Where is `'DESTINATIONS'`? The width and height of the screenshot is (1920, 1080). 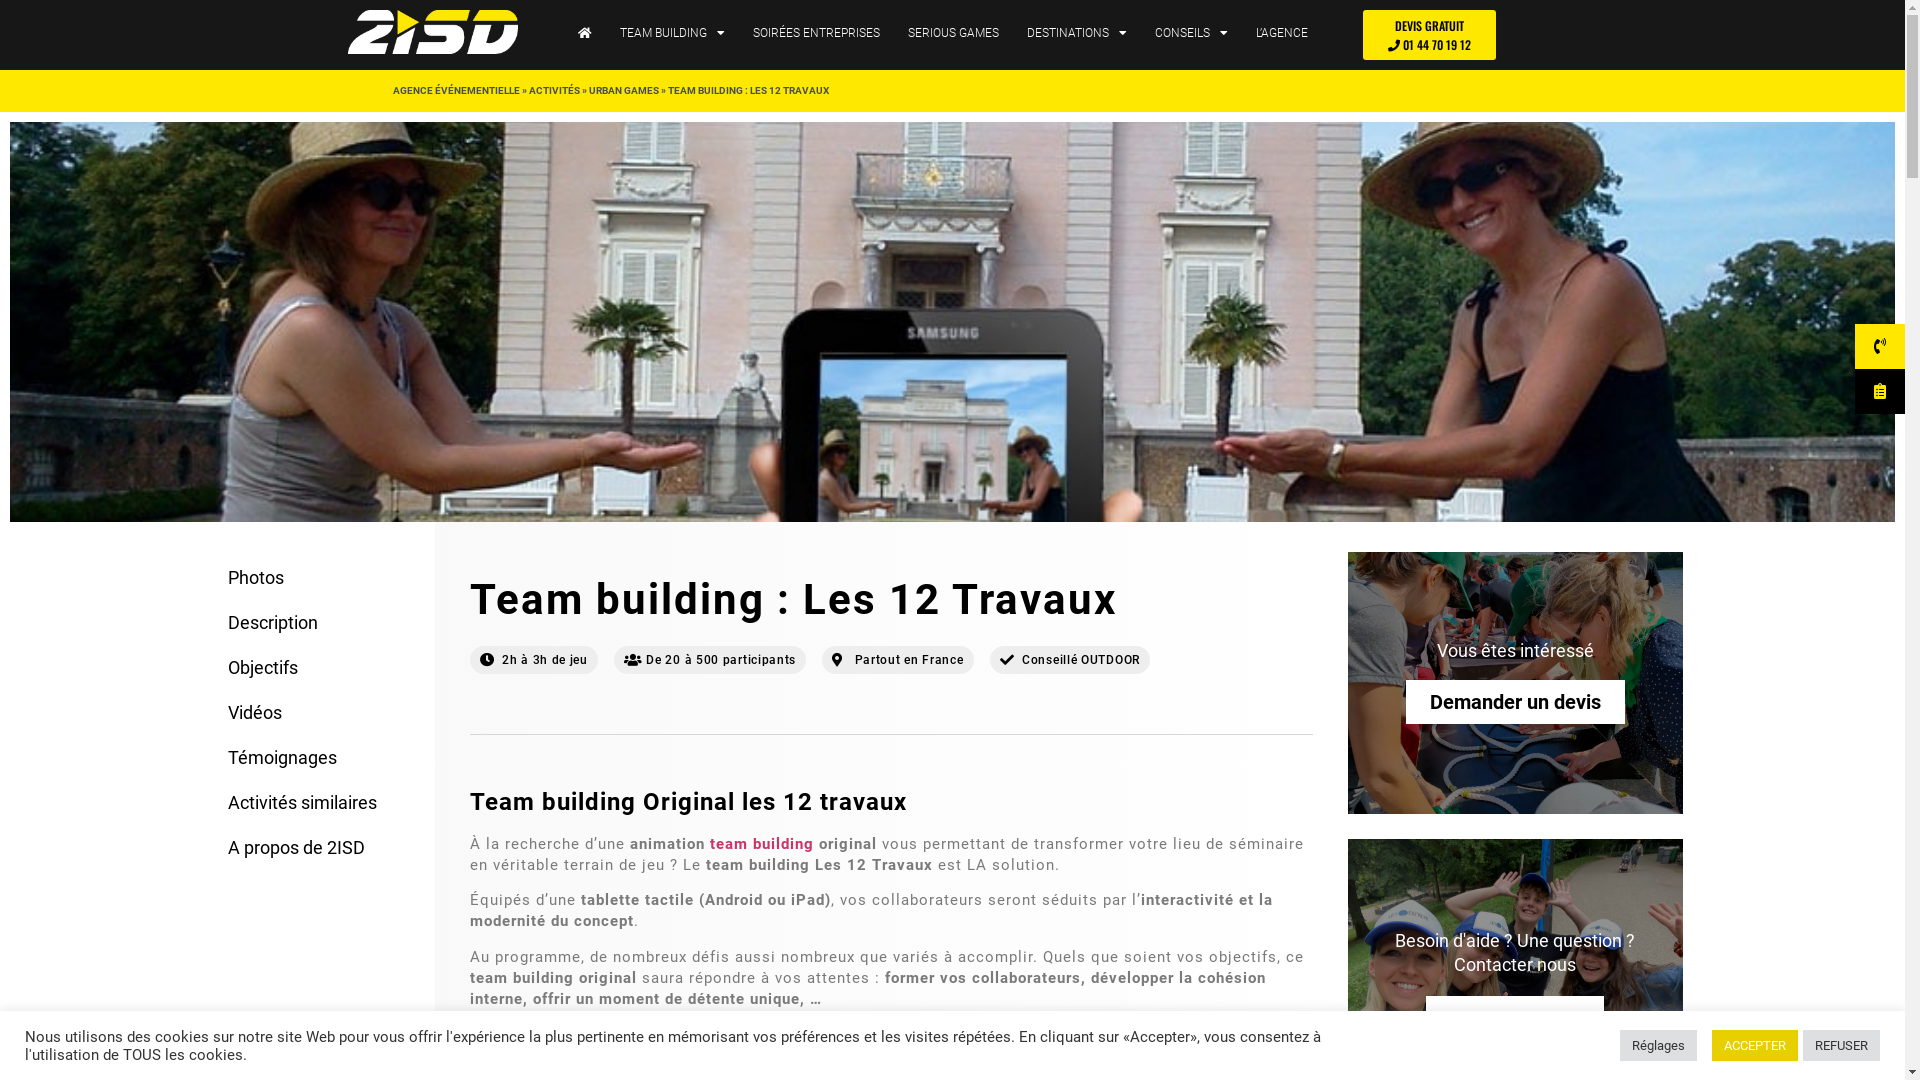
'DESTINATIONS' is located at coordinates (1075, 33).